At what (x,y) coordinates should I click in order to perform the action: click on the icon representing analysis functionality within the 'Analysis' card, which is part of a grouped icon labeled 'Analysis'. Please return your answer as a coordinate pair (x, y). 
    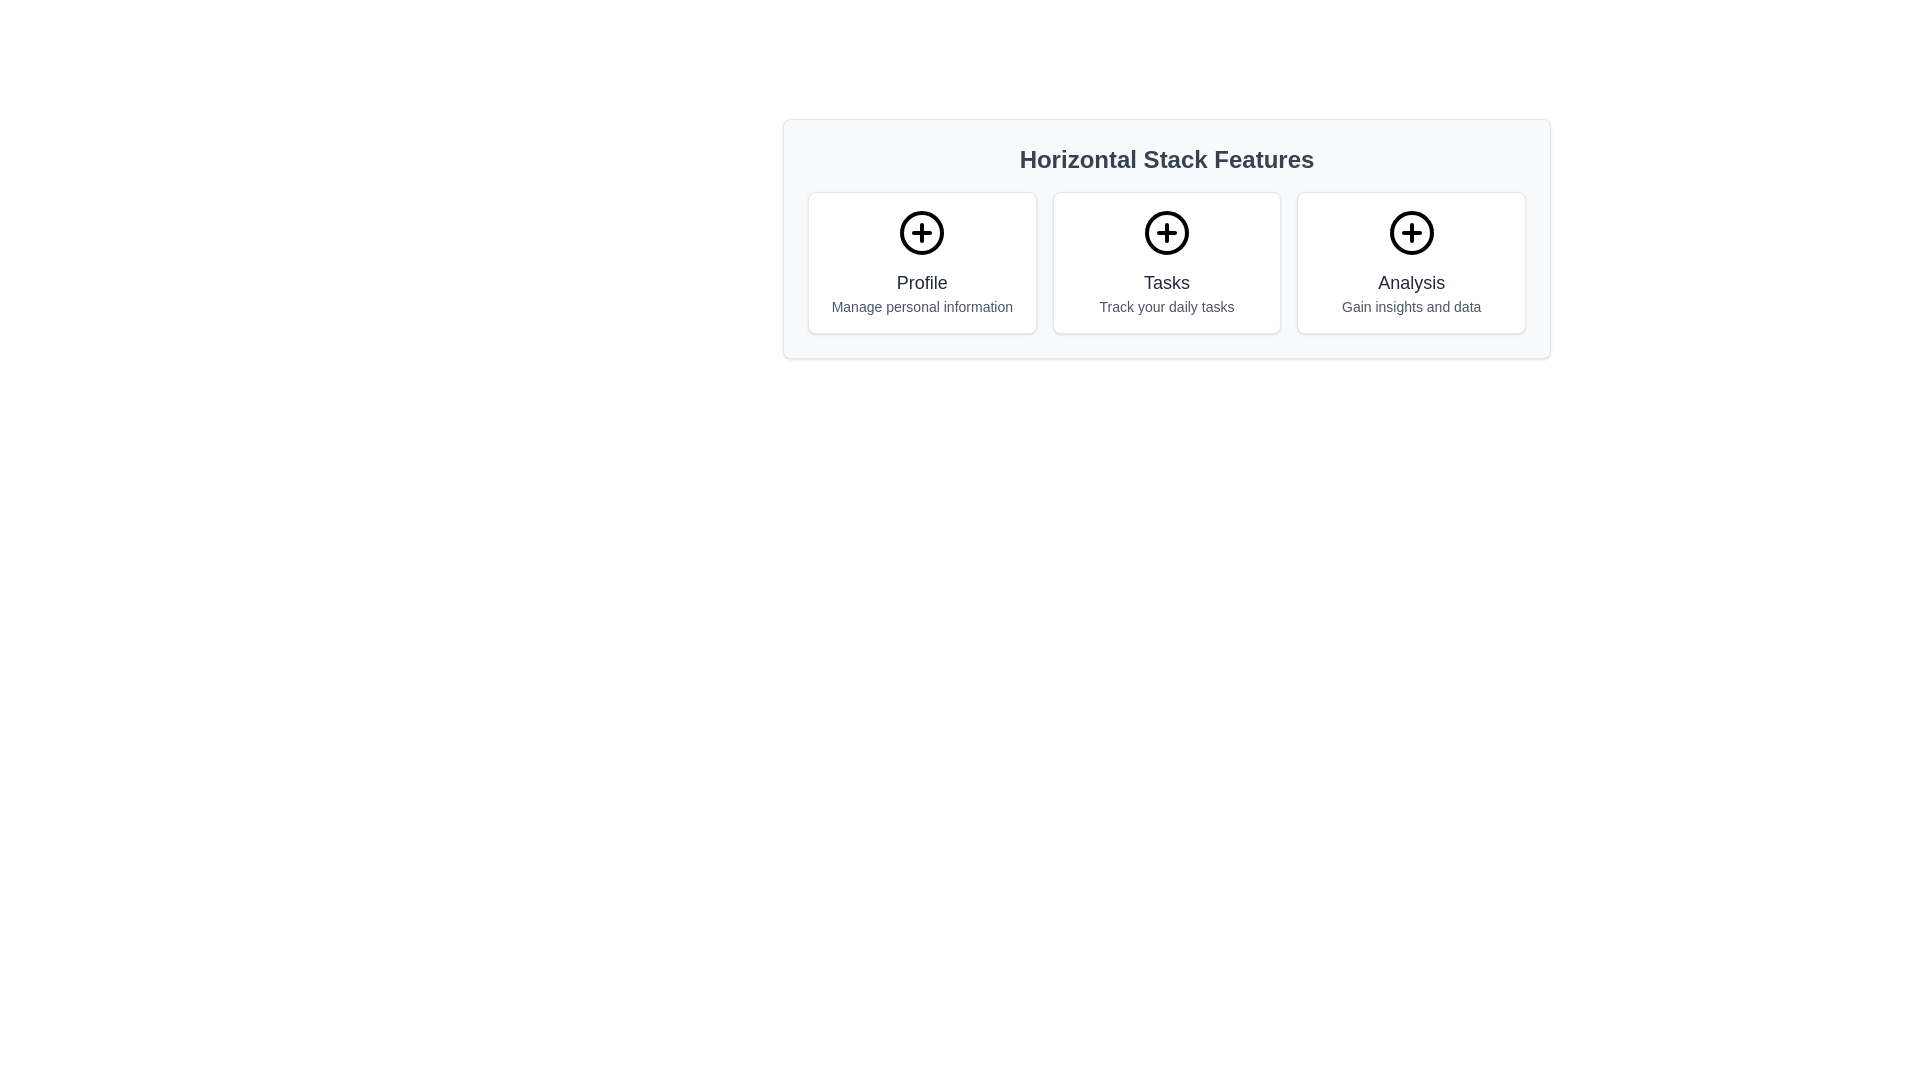
    Looking at the image, I should click on (1410, 231).